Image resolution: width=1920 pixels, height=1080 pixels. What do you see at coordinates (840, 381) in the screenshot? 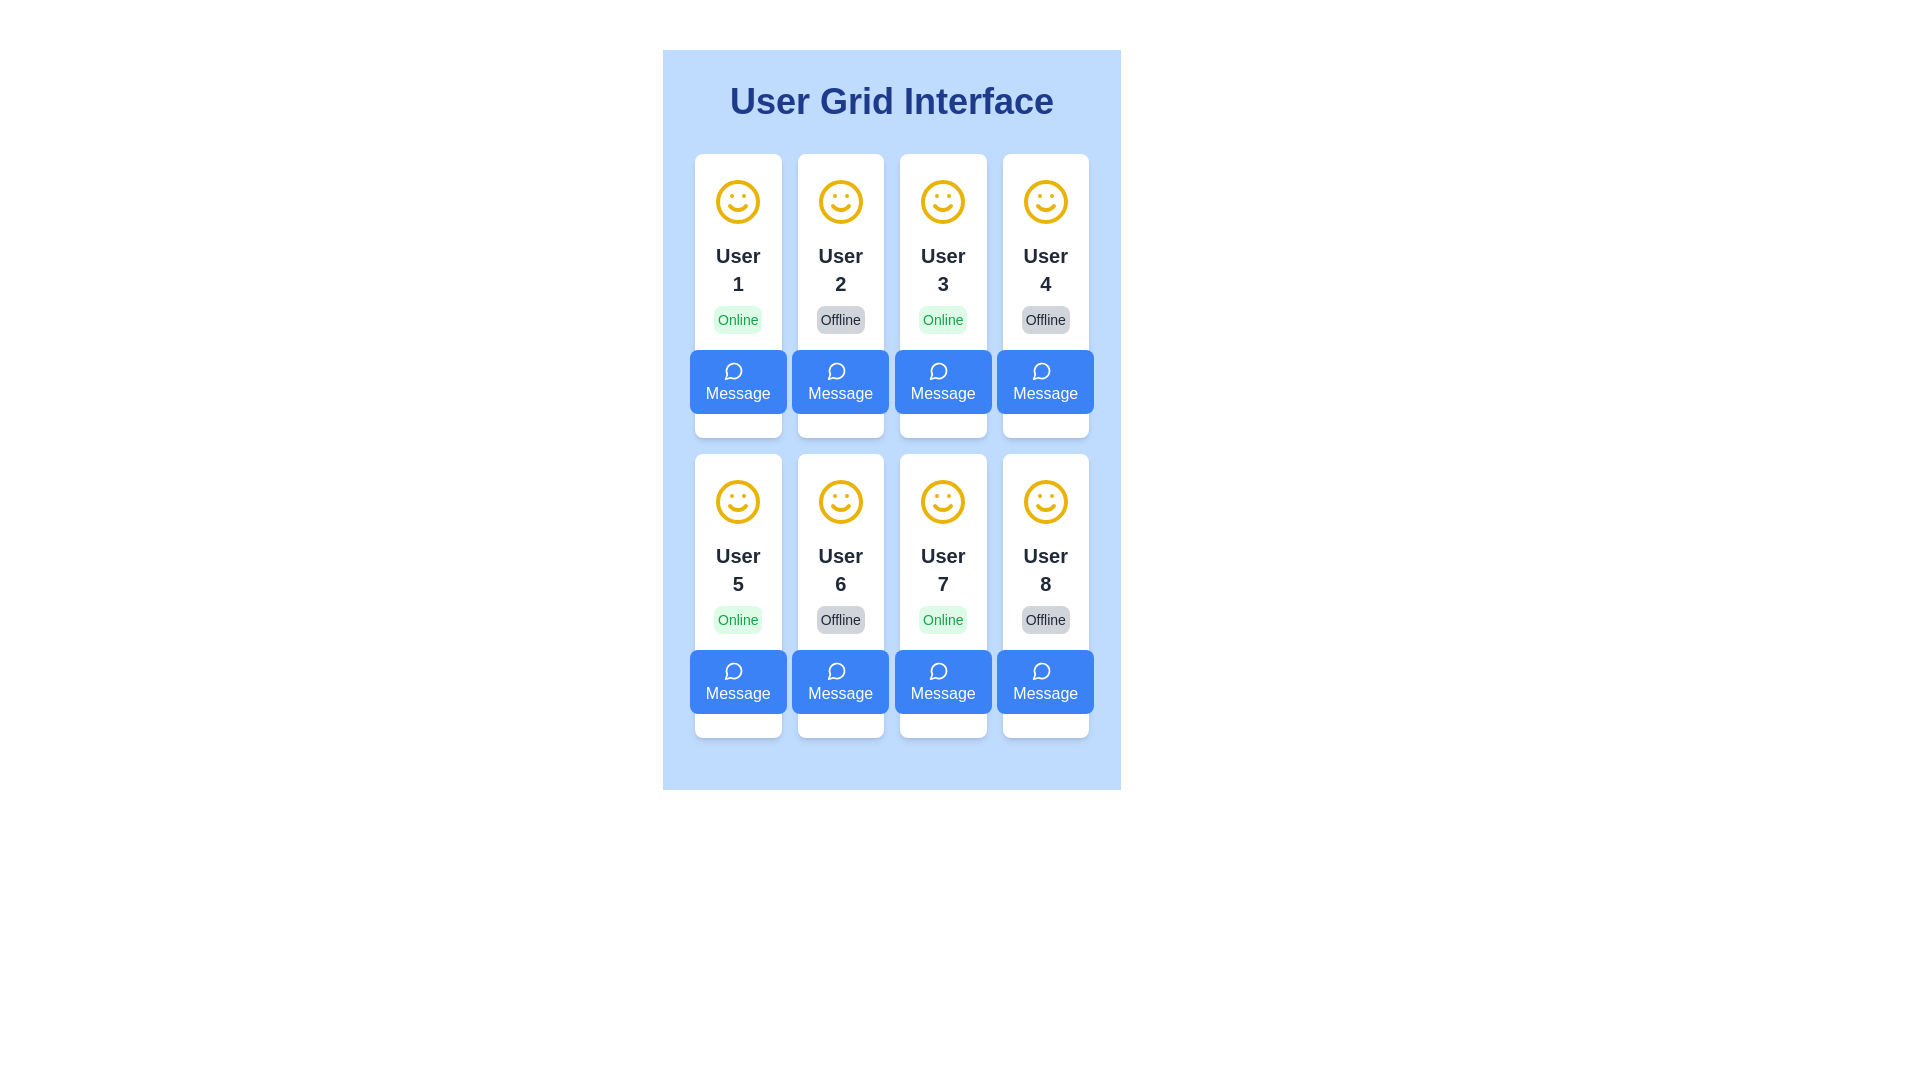
I see `the button located at the bottom of the second card in the top row of the grid layout, which initiates a messaging interaction with 'User 2'` at bounding box center [840, 381].